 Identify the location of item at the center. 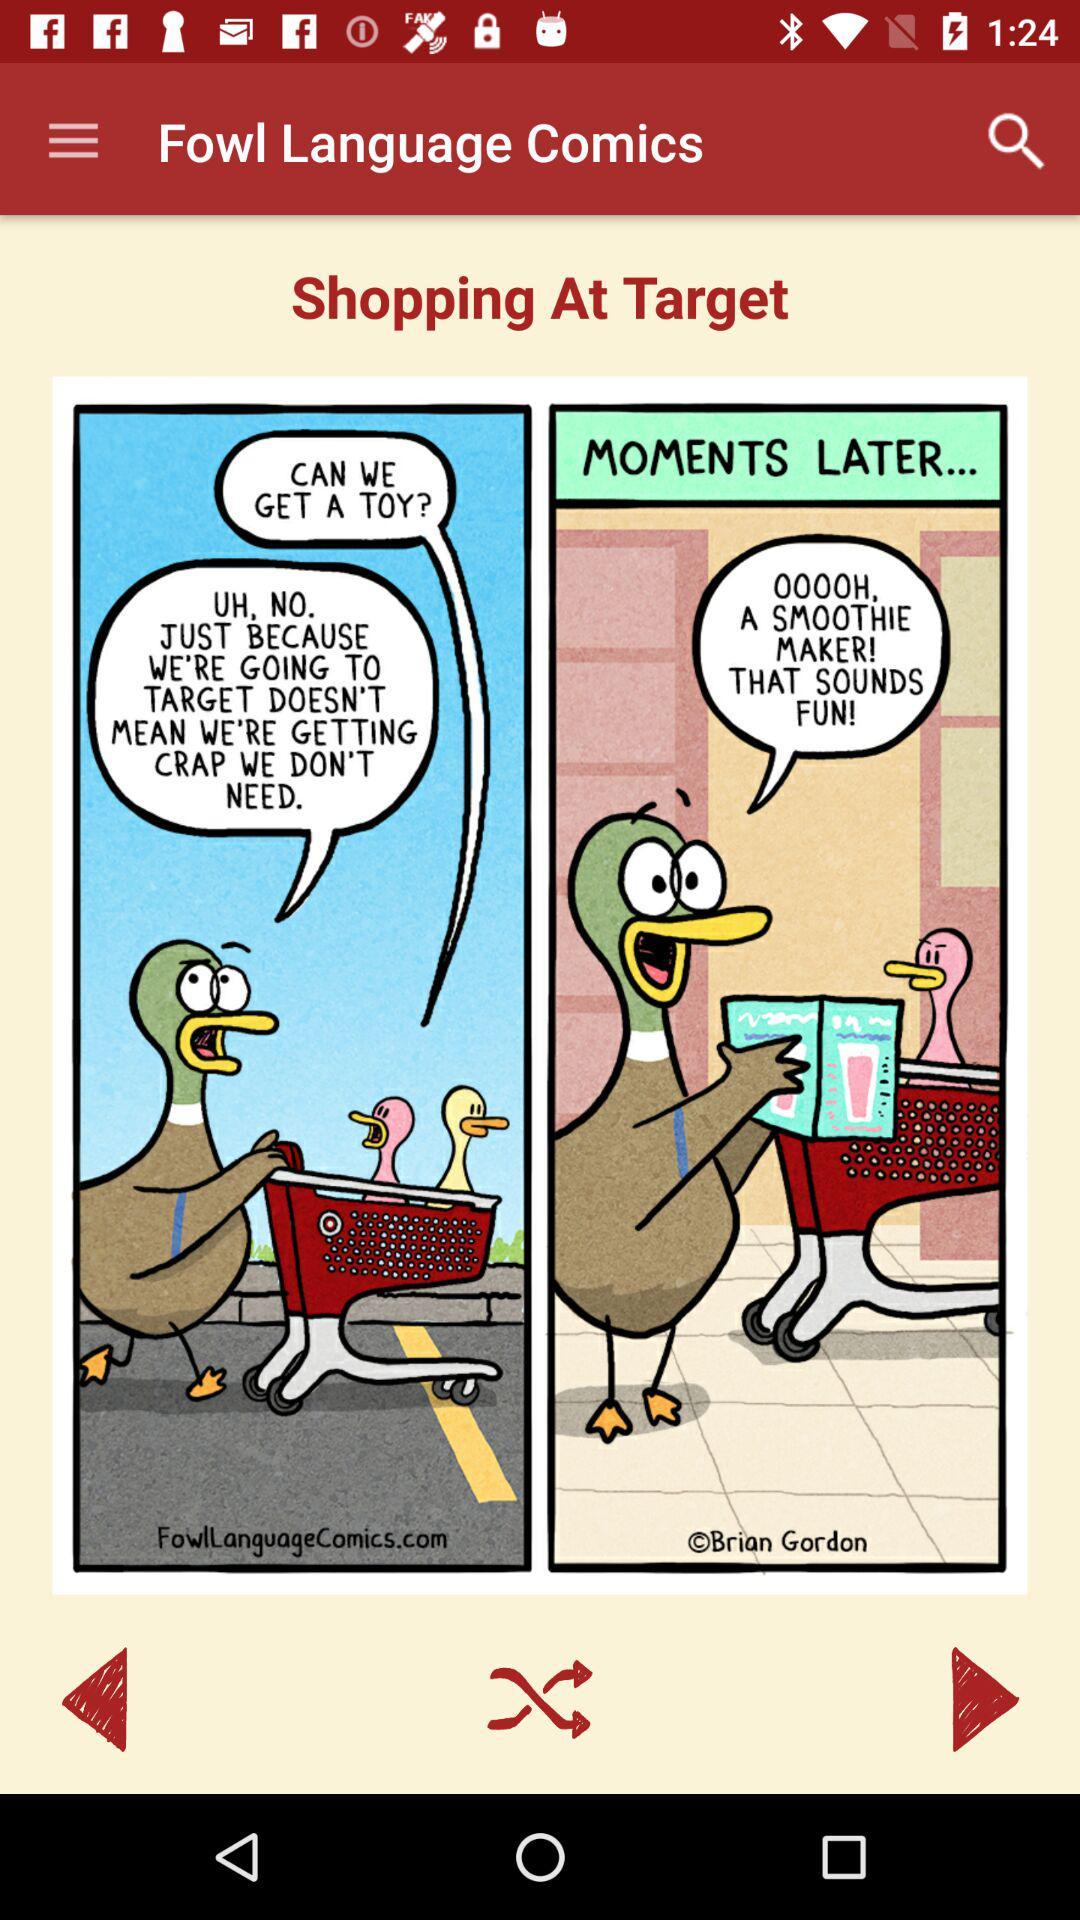
(540, 985).